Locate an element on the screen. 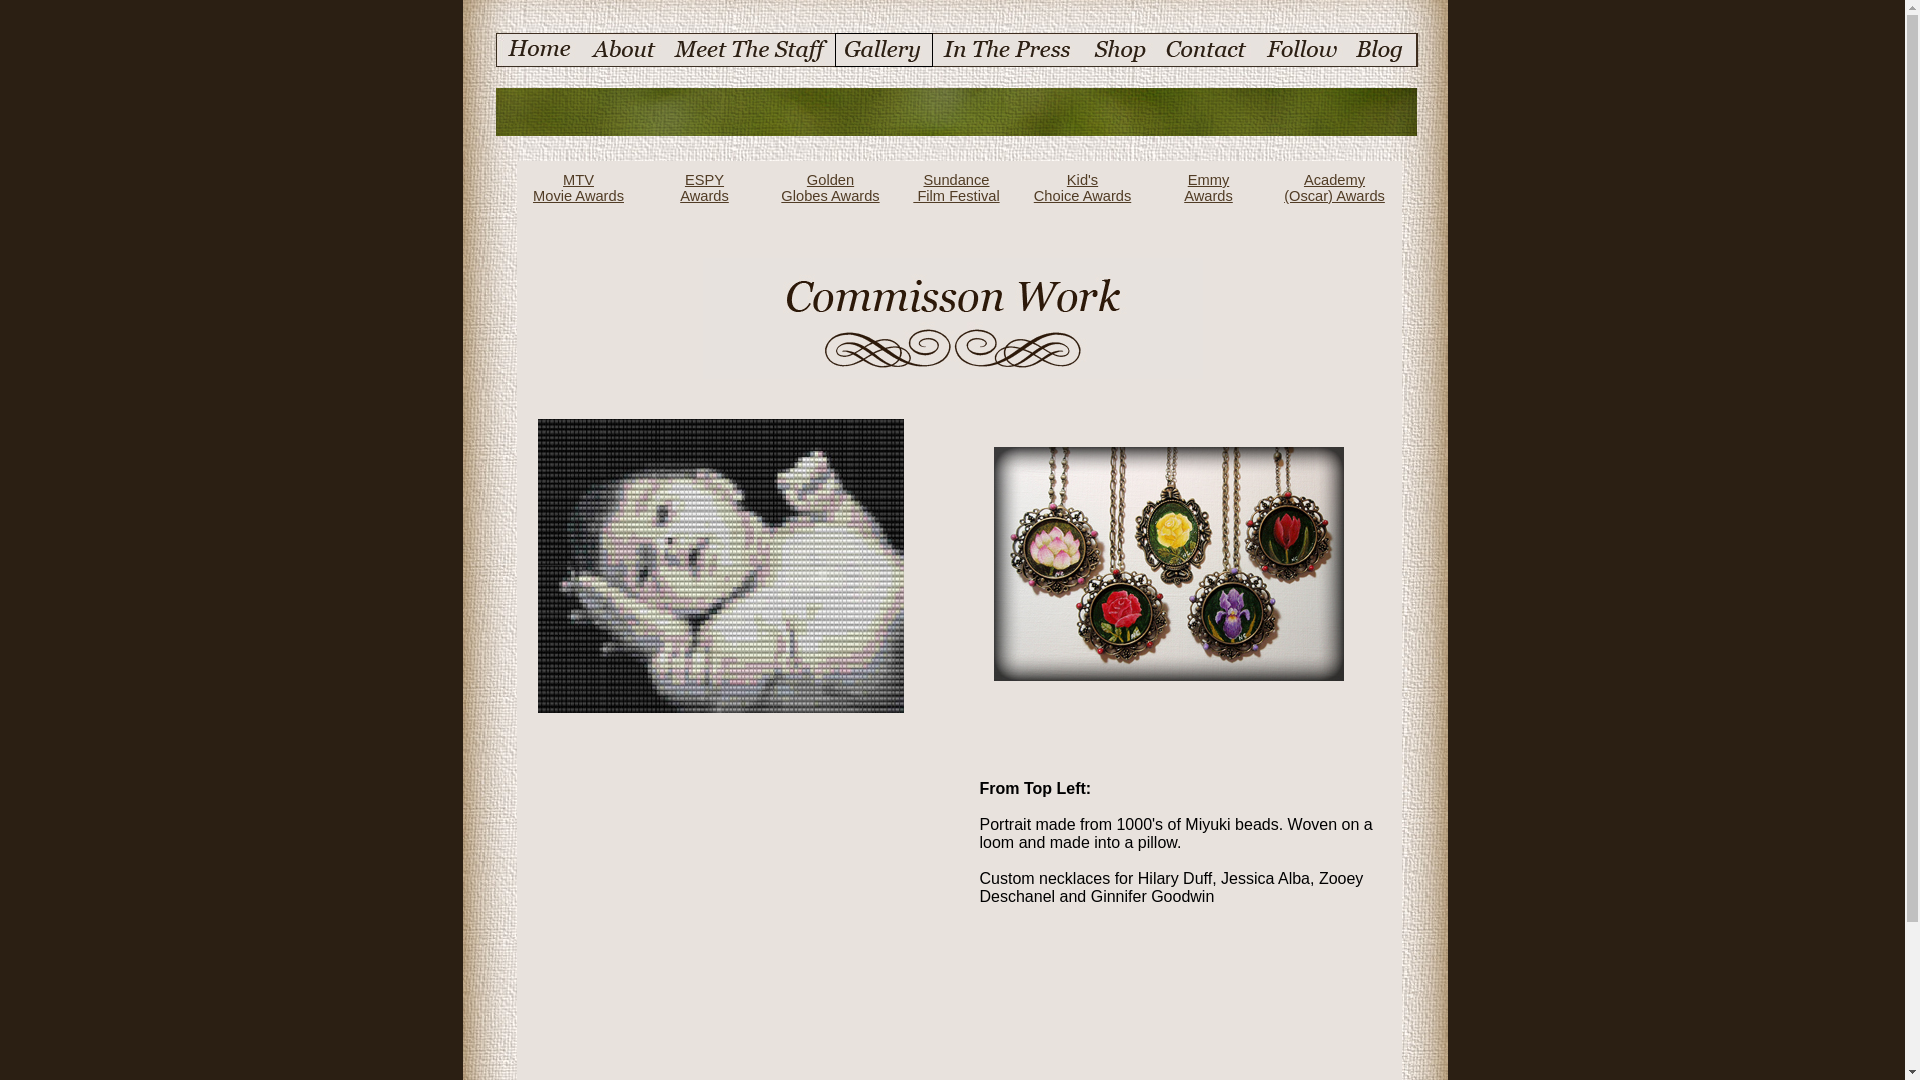  'celebrity necklace' is located at coordinates (1169, 563).